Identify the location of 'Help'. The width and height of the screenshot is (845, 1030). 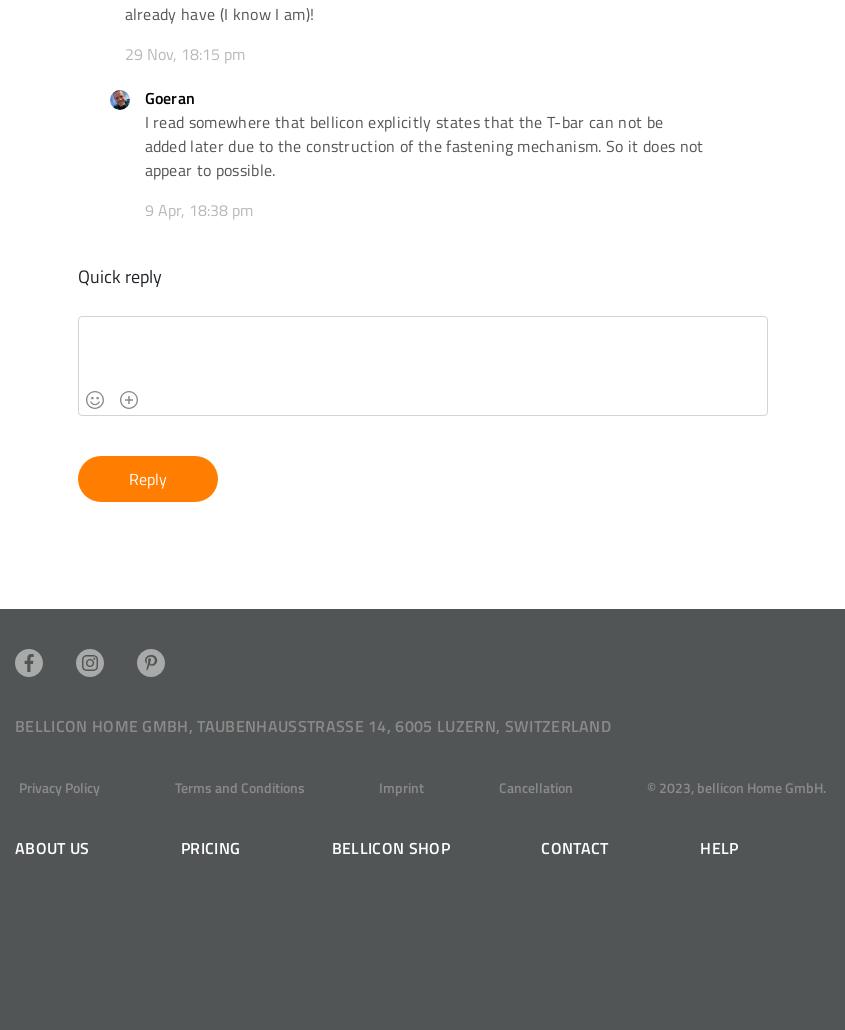
(718, 846).